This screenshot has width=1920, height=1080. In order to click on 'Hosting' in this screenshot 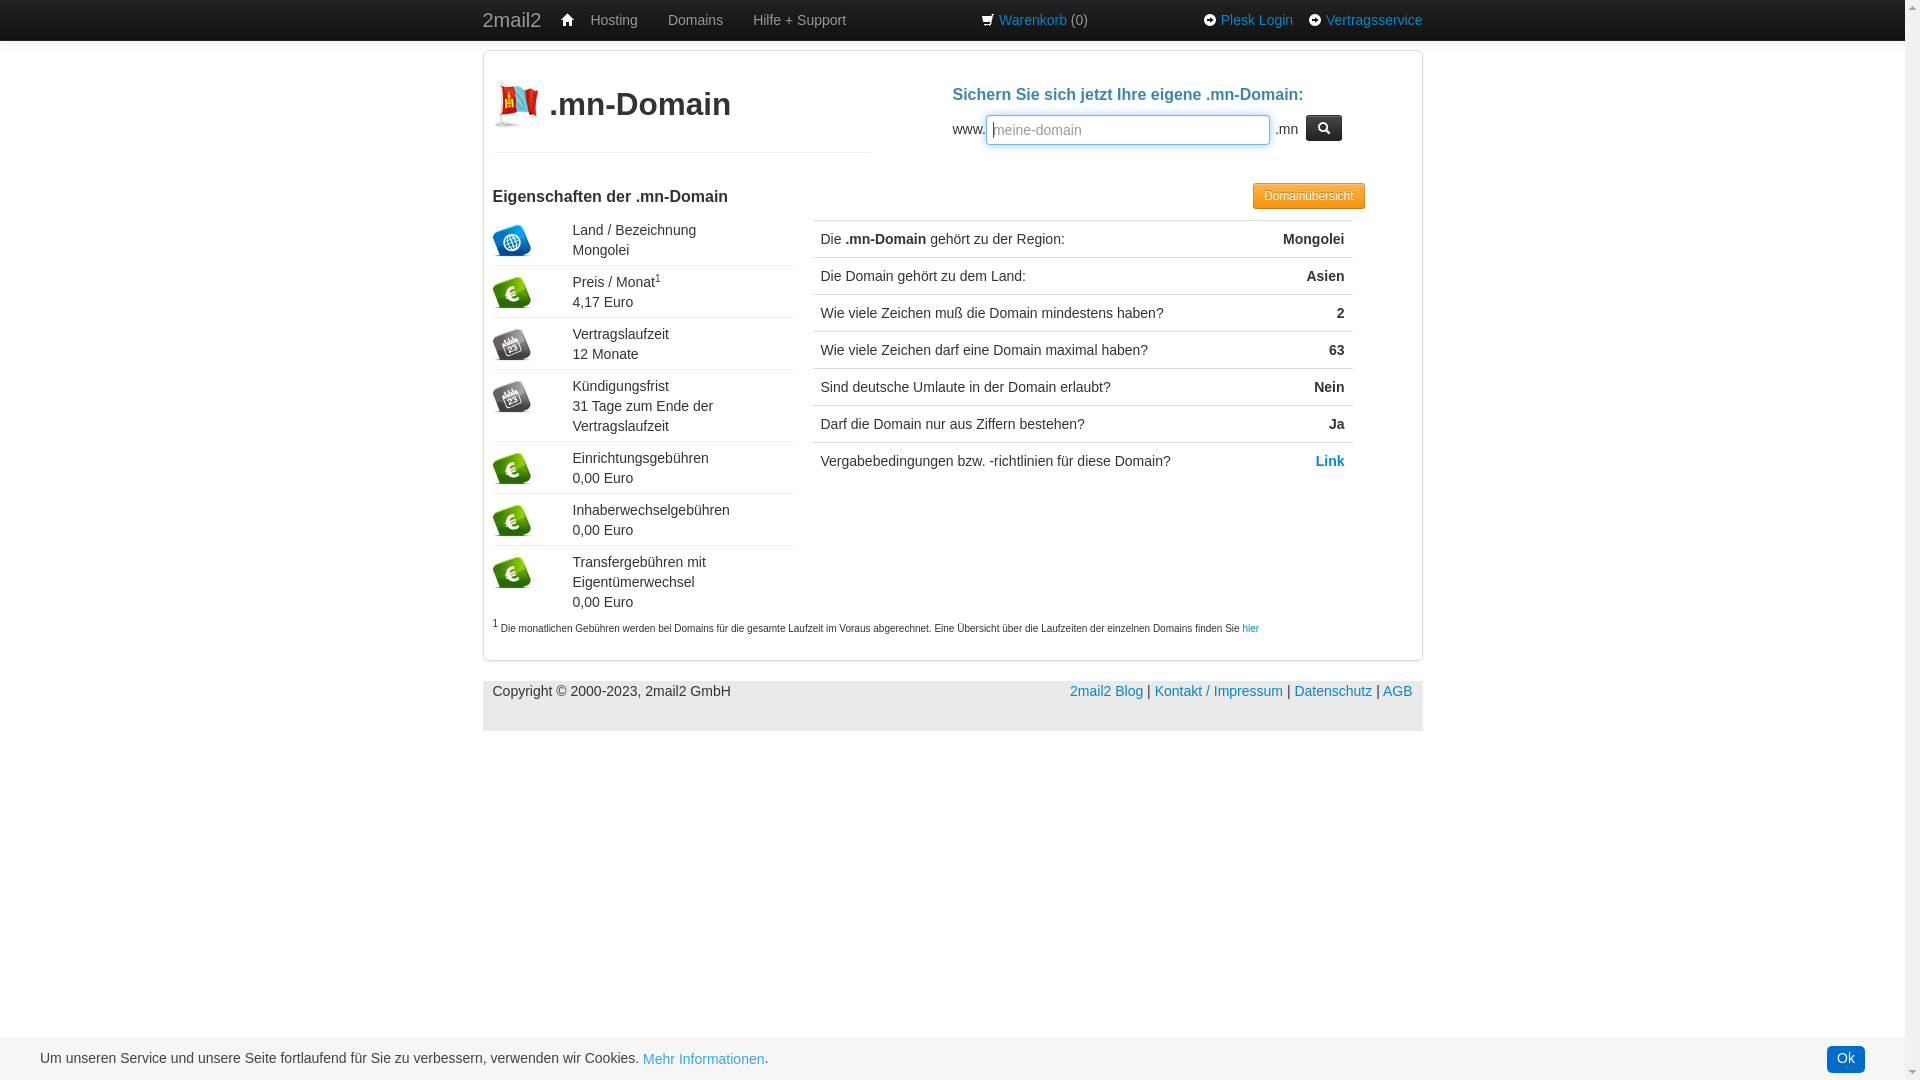, I will do `click(612, 19)`.